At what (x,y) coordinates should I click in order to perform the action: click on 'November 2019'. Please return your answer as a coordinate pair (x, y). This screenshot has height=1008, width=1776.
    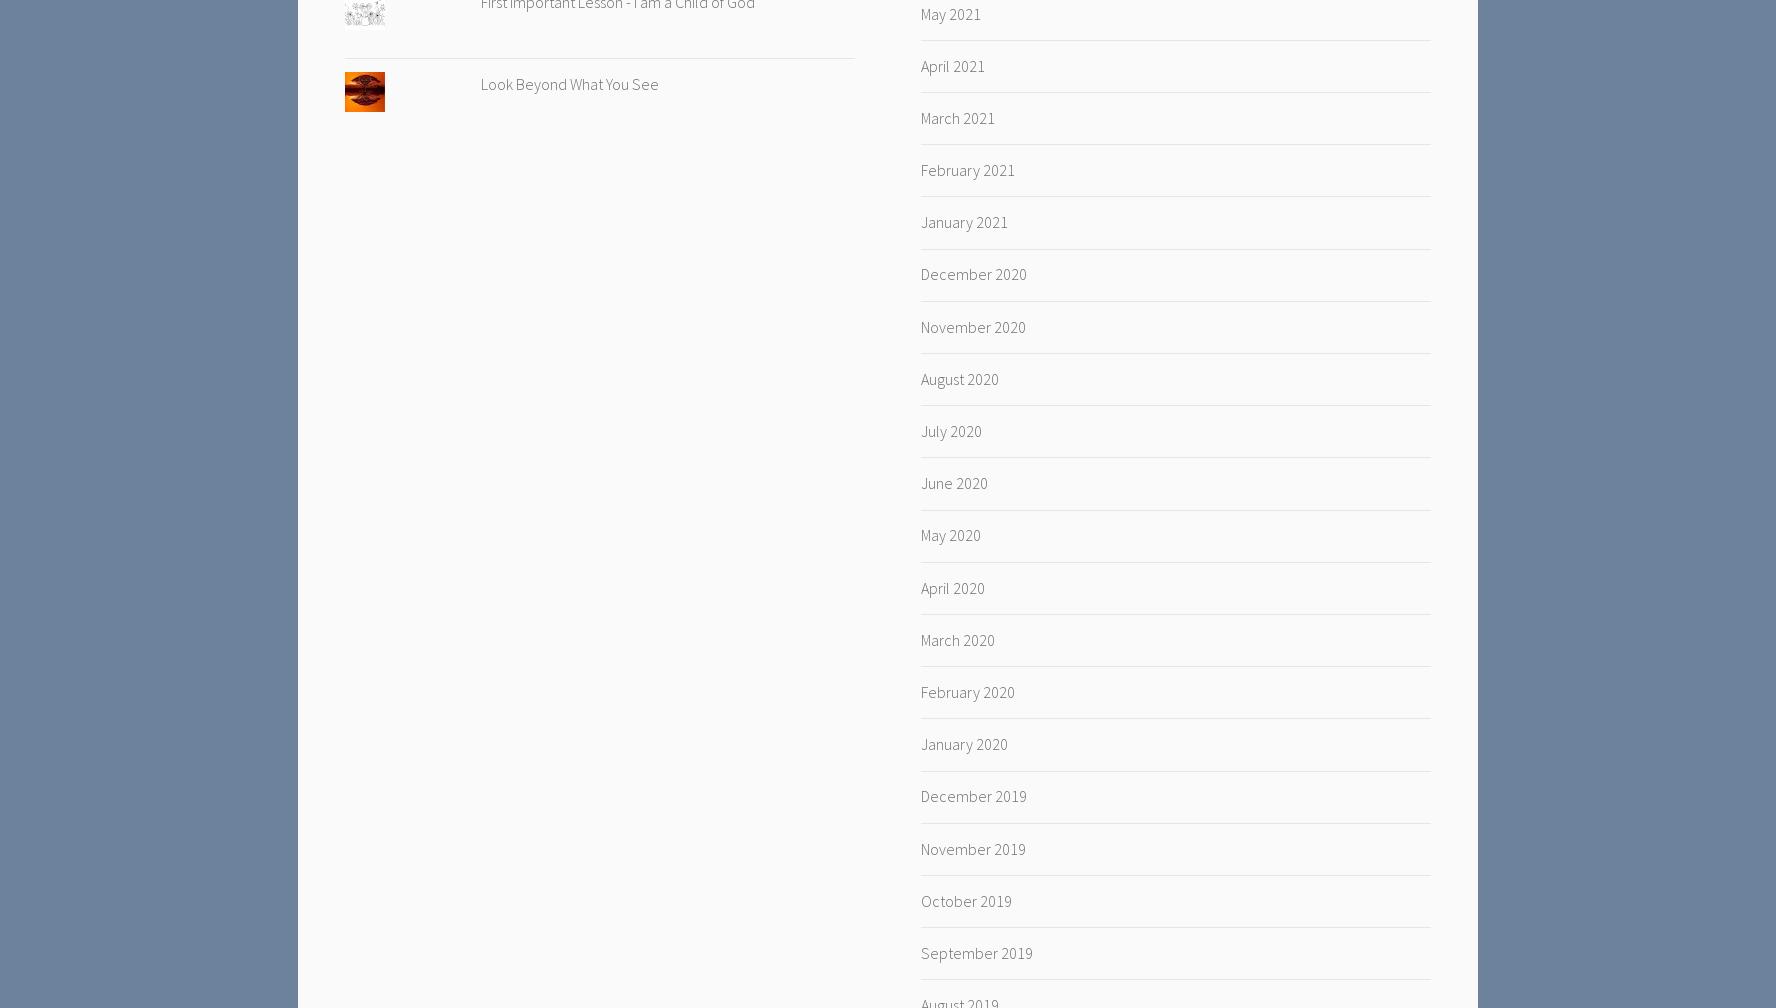
    Looking at the image, I should click on (972, 848).